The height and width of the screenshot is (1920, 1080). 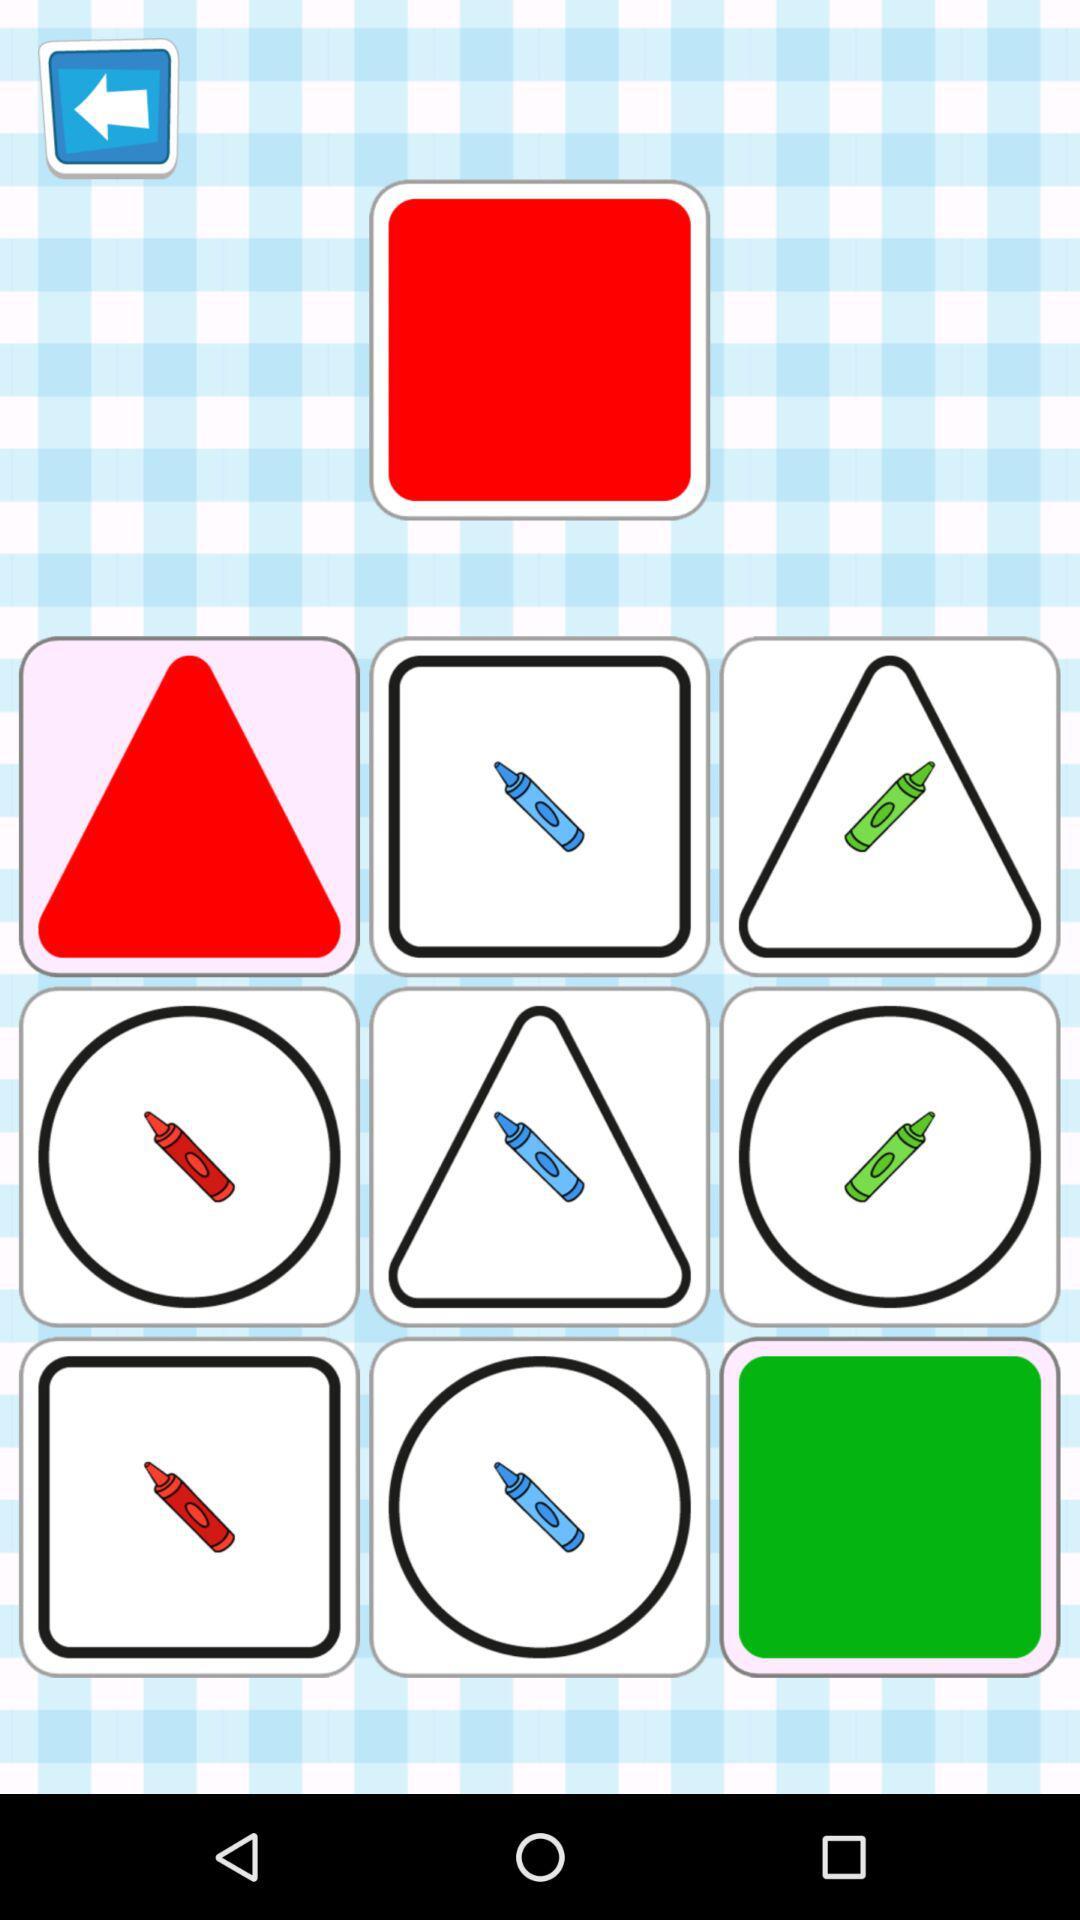 I want to click on the arrow_backward icon, so click(x=108, y=115).